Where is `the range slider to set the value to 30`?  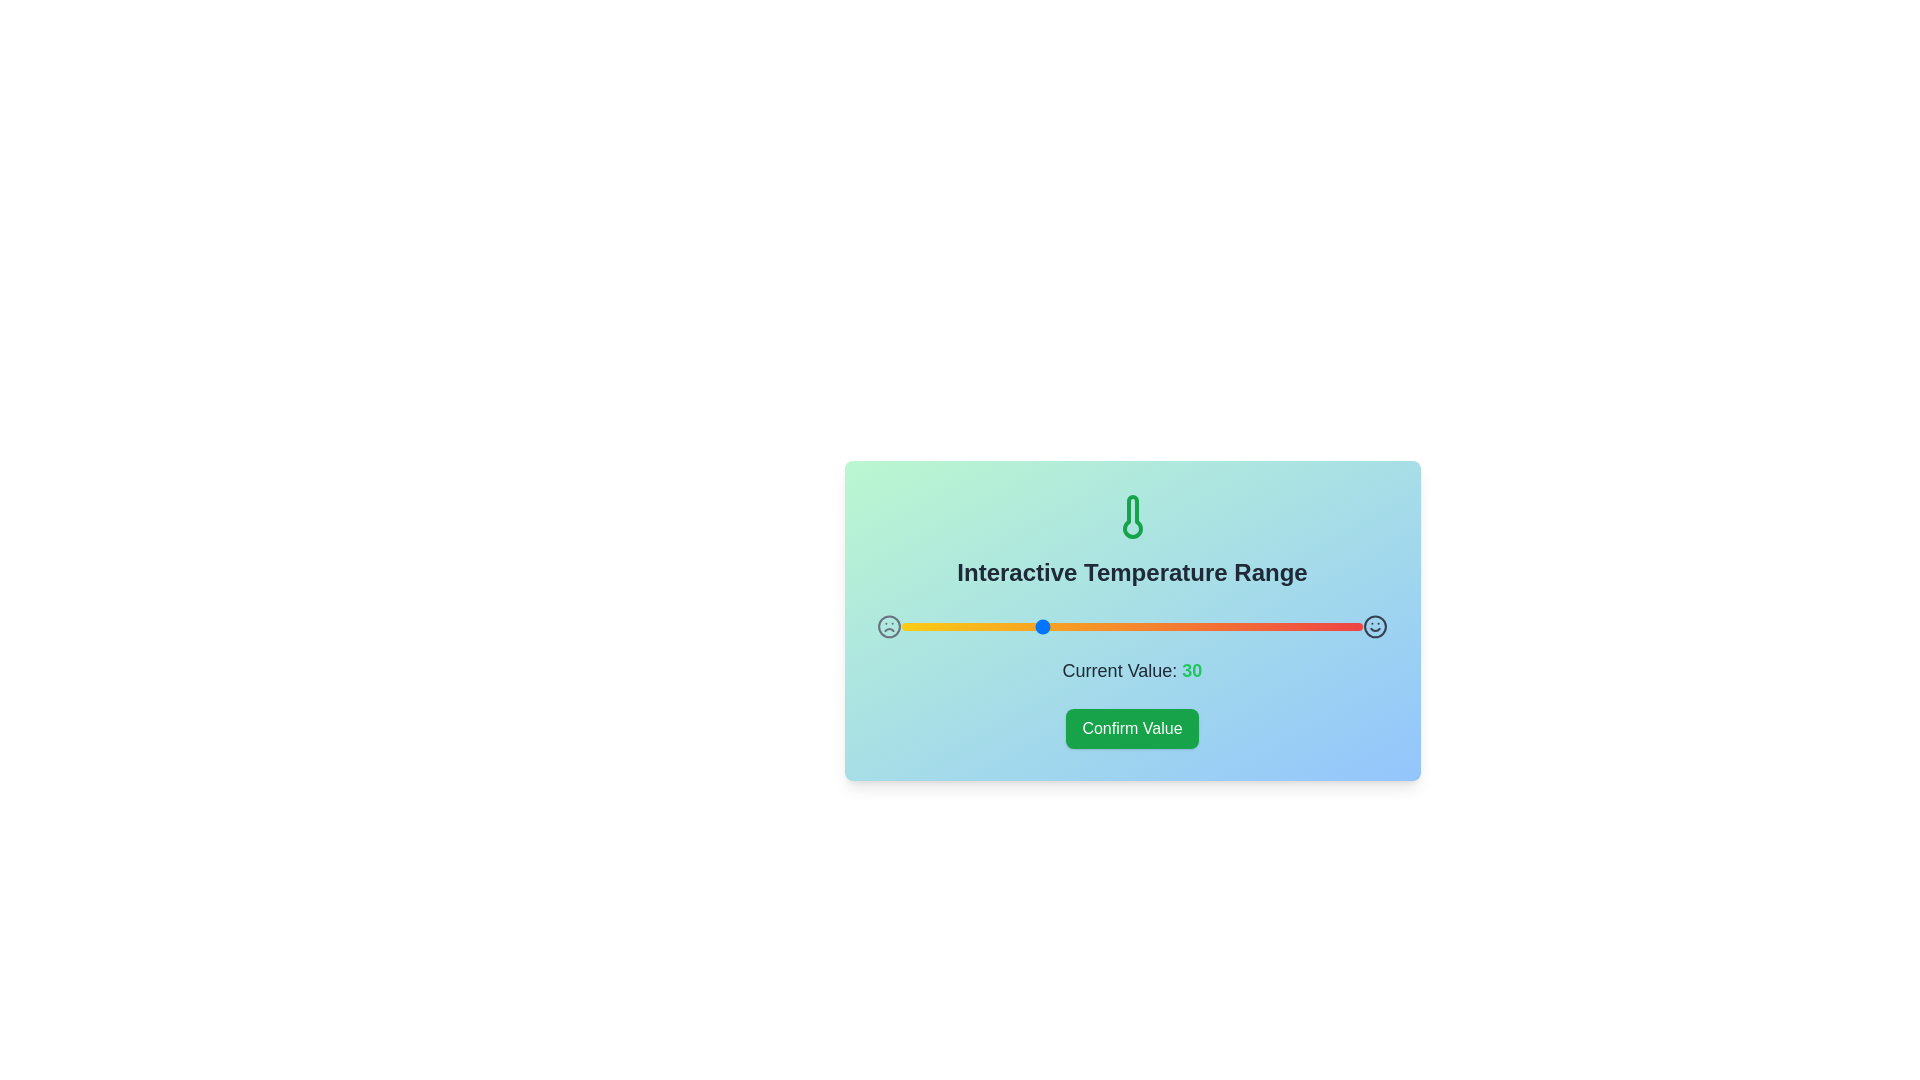 the range slider to set the value to 30 is located at coordinates (1040, 626).